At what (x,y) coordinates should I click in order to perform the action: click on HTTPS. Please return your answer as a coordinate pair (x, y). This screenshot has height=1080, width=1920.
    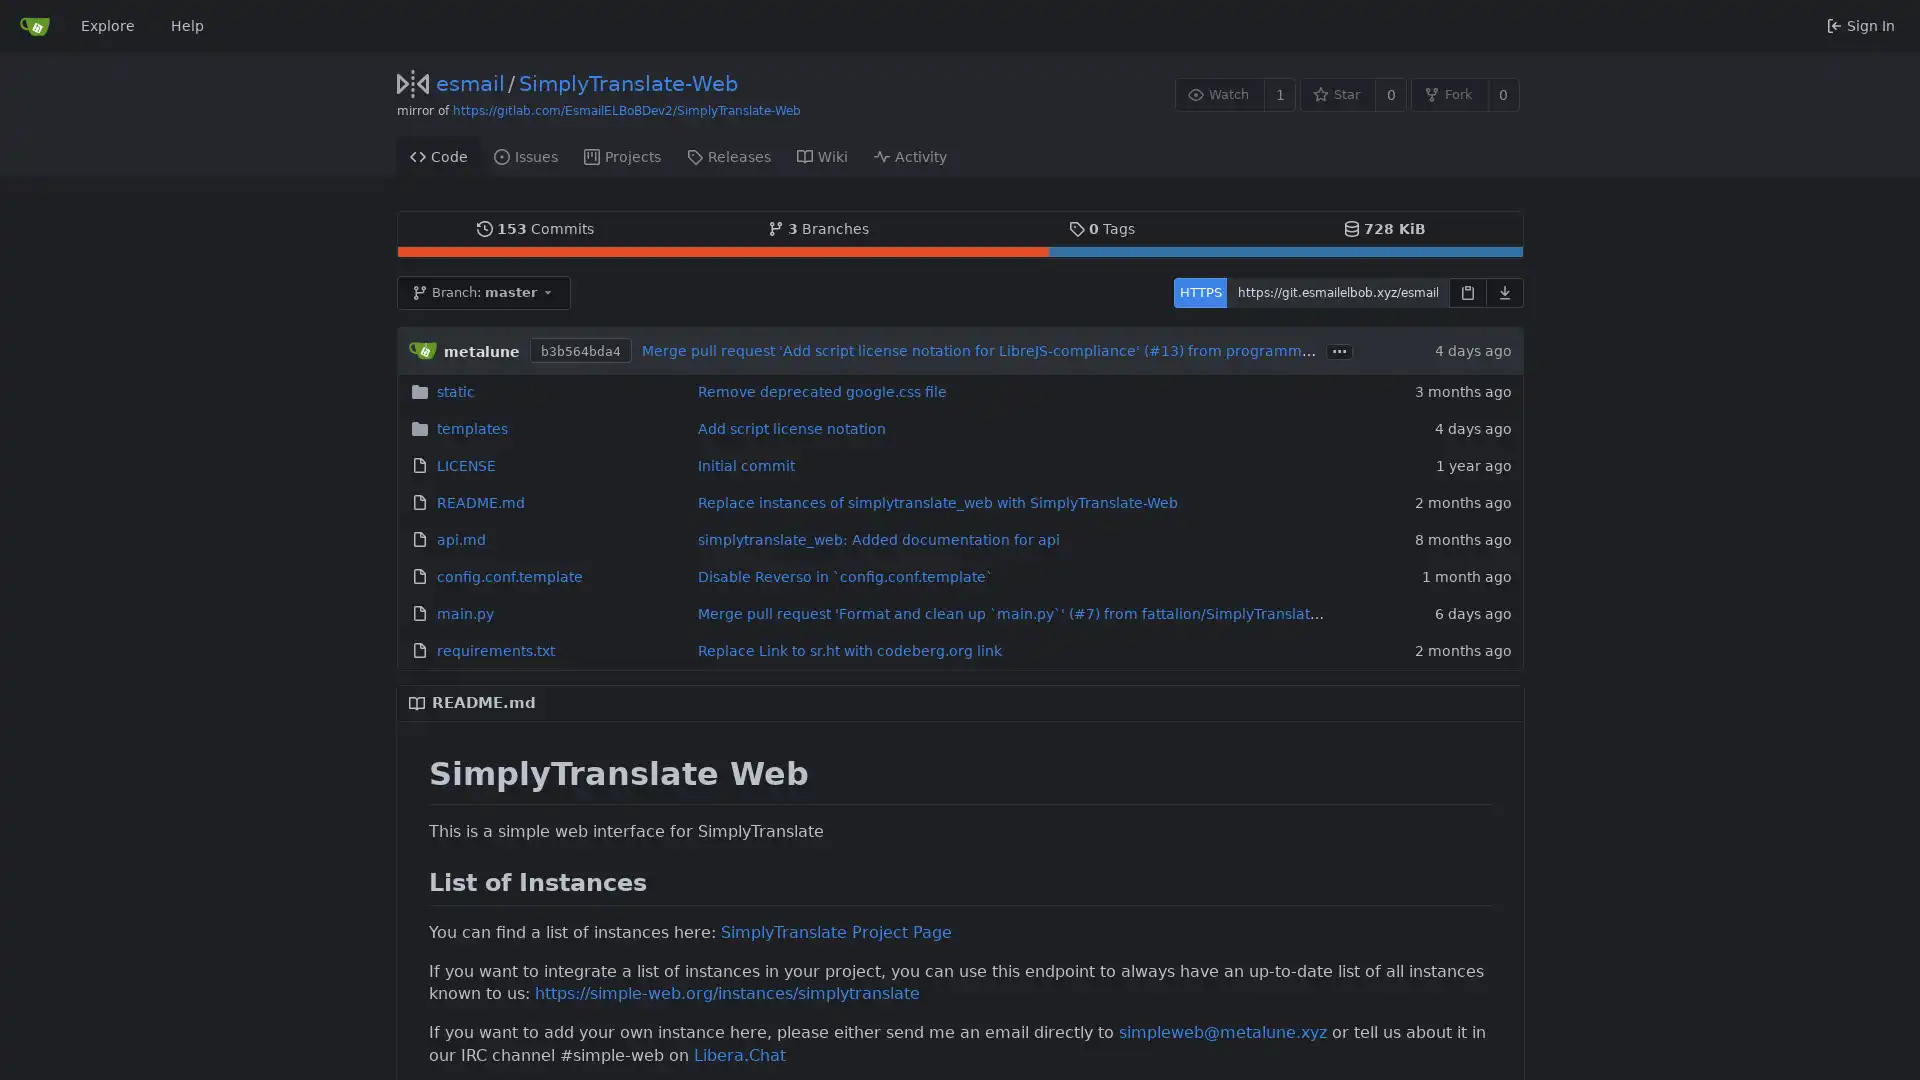
    Looking at the image, I should click on (1199, 292).